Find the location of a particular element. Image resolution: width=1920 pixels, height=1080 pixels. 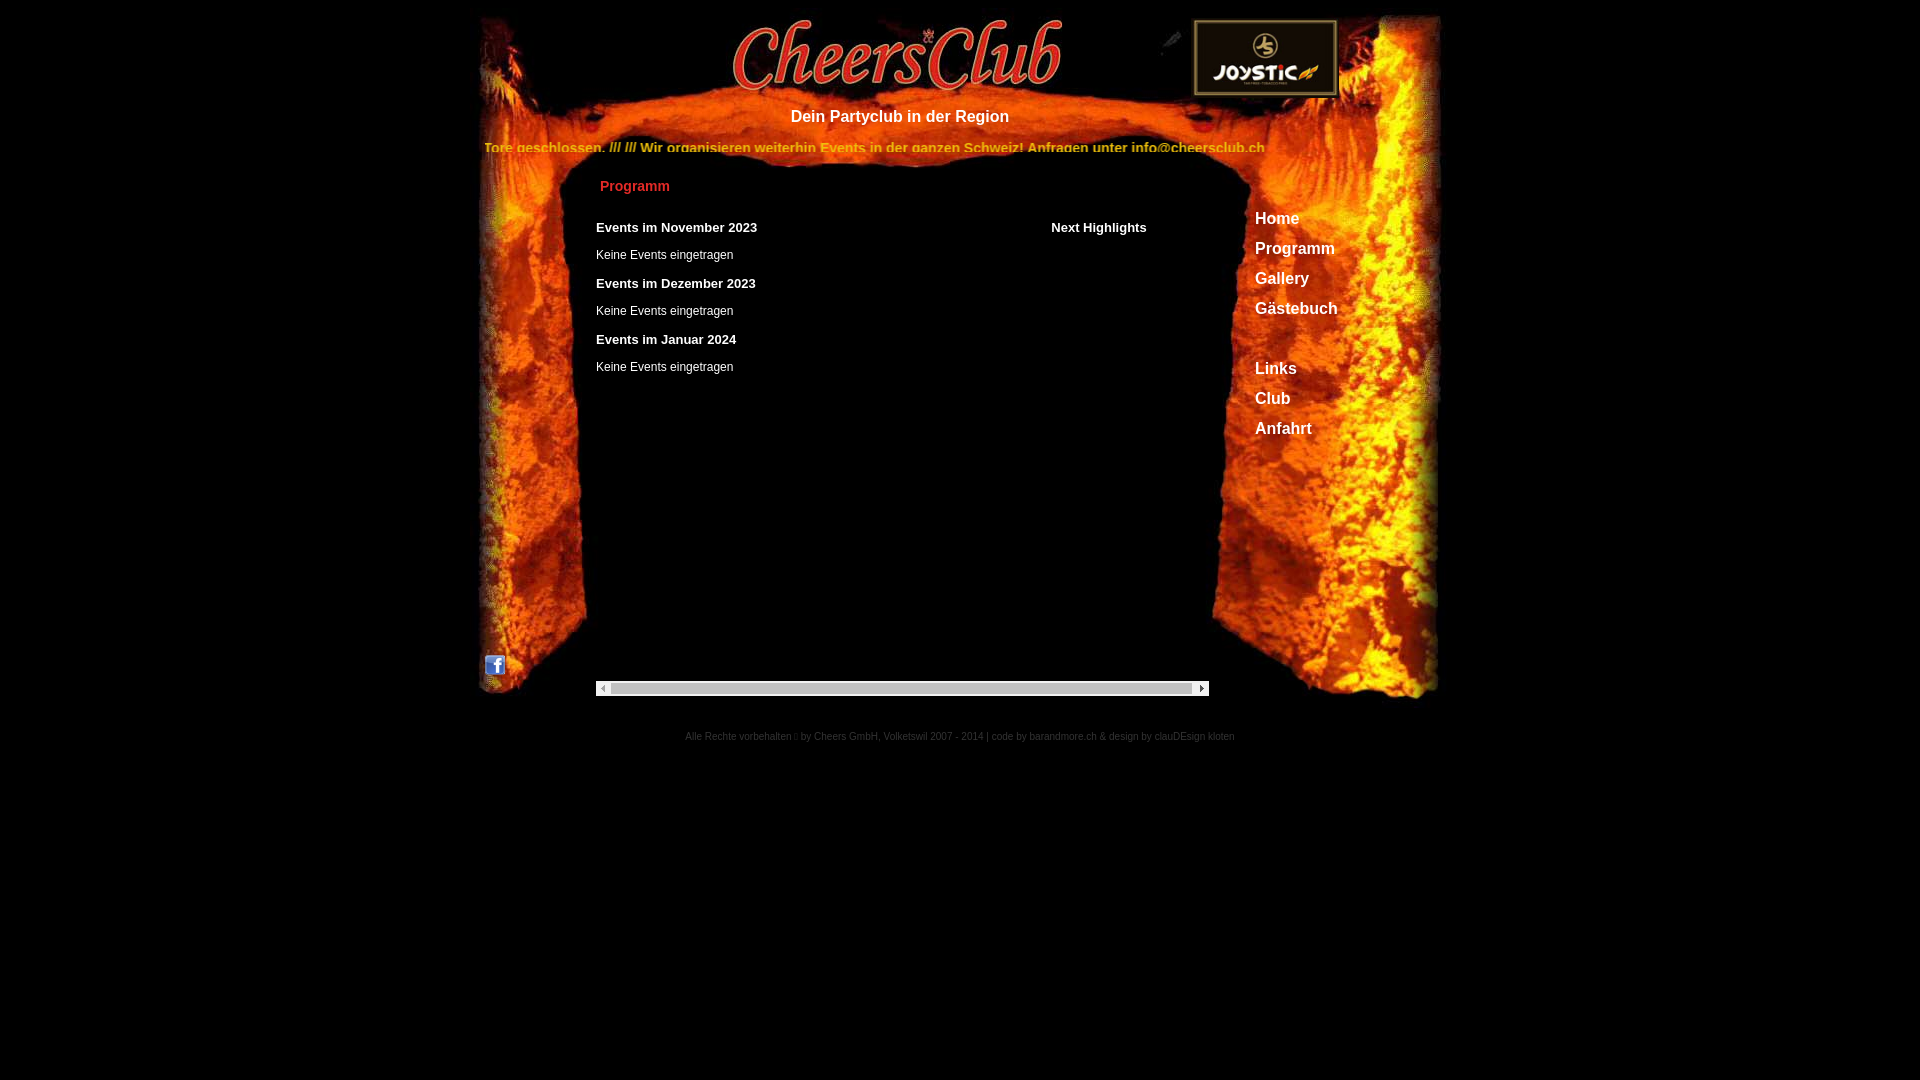

'Anfahrt' is located at coordinates (1283, 427).